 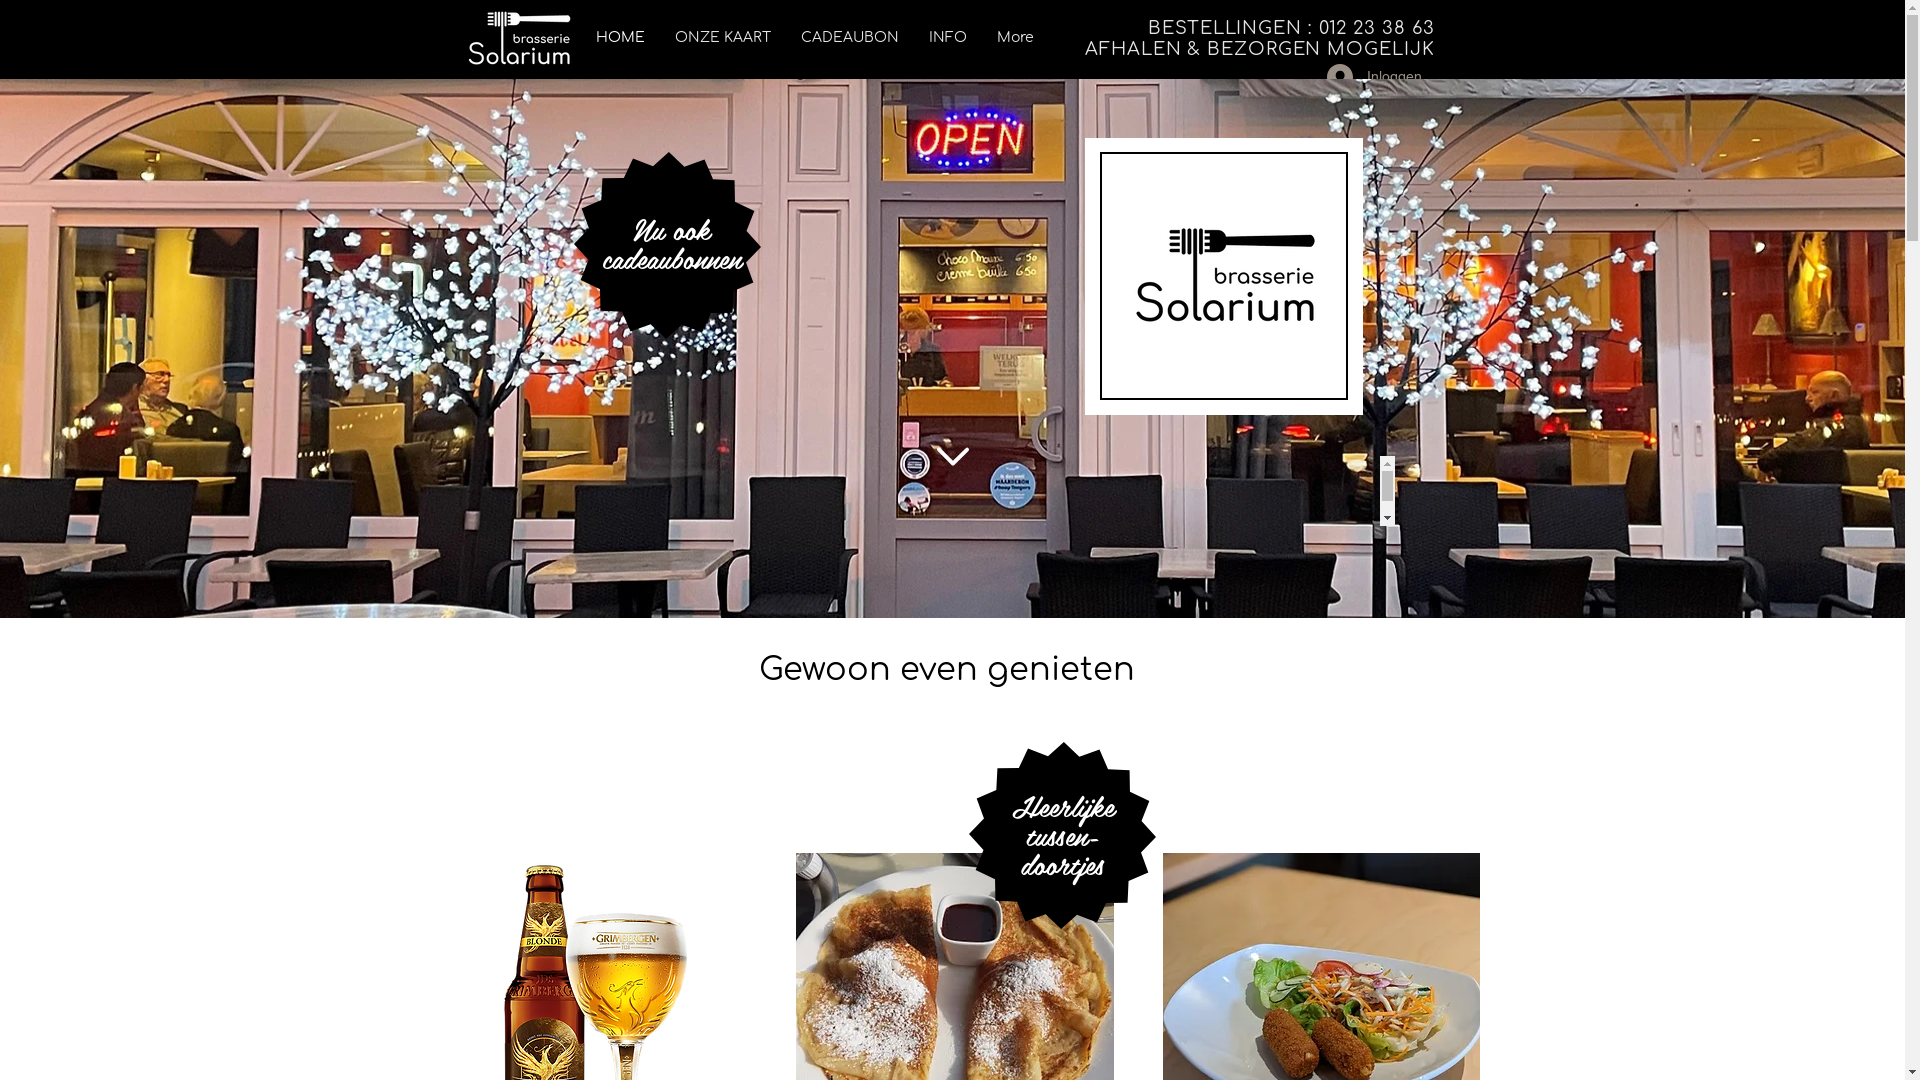 I want to click on 'HOME', so click(x=618, y=37).